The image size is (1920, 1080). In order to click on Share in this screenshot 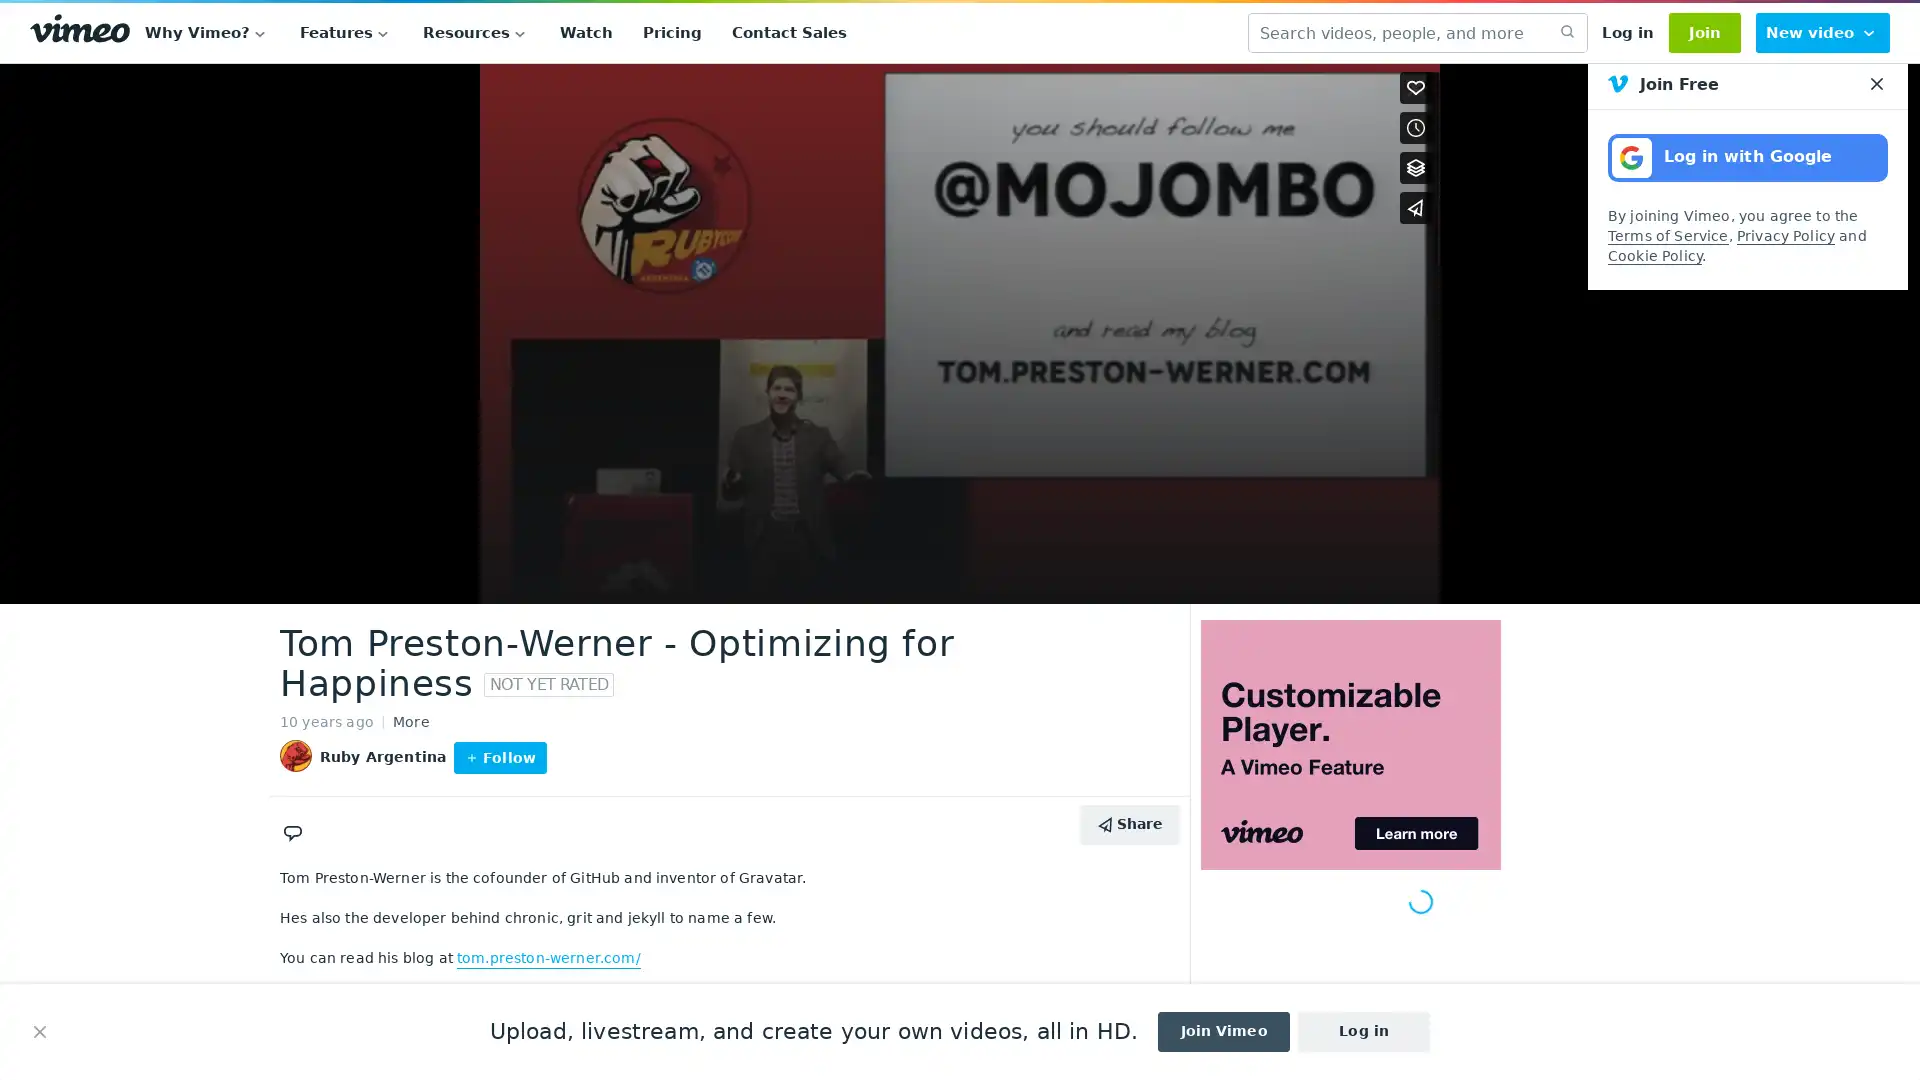, I will do `click(1129, 824)`.